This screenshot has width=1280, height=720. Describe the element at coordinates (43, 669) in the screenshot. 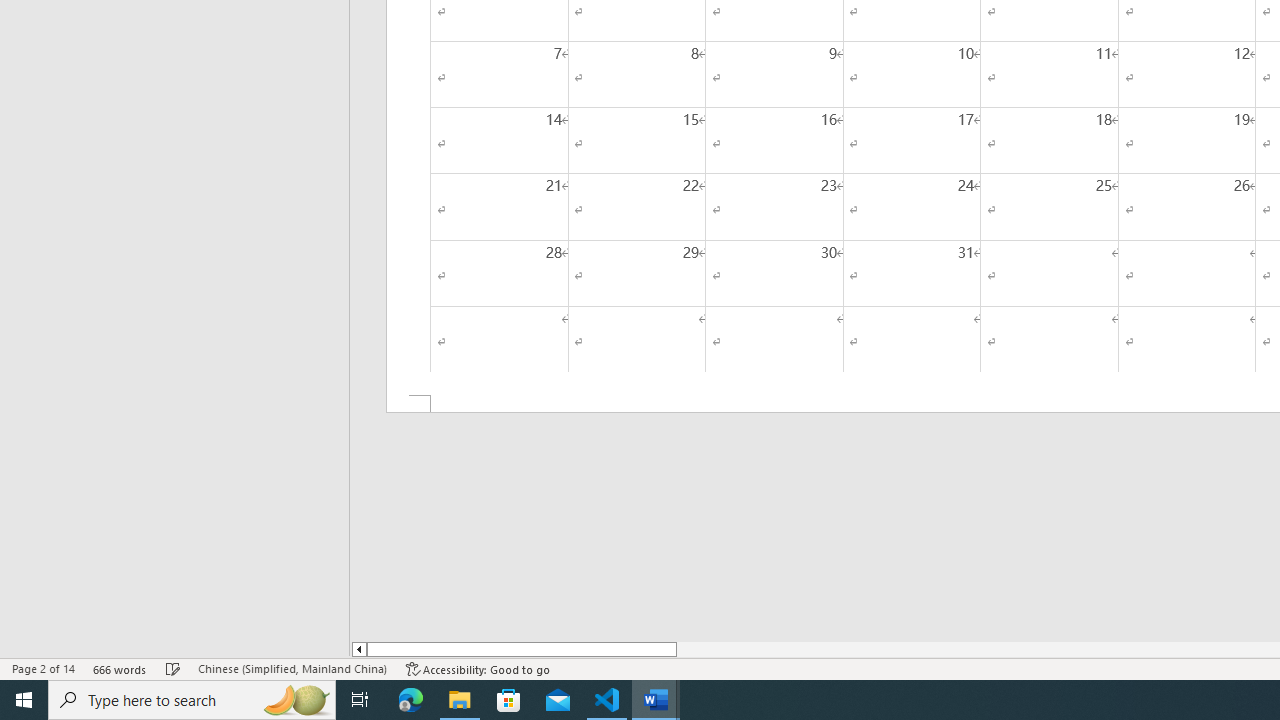

I see `'Page Number Page 2 of 14'` at that location.